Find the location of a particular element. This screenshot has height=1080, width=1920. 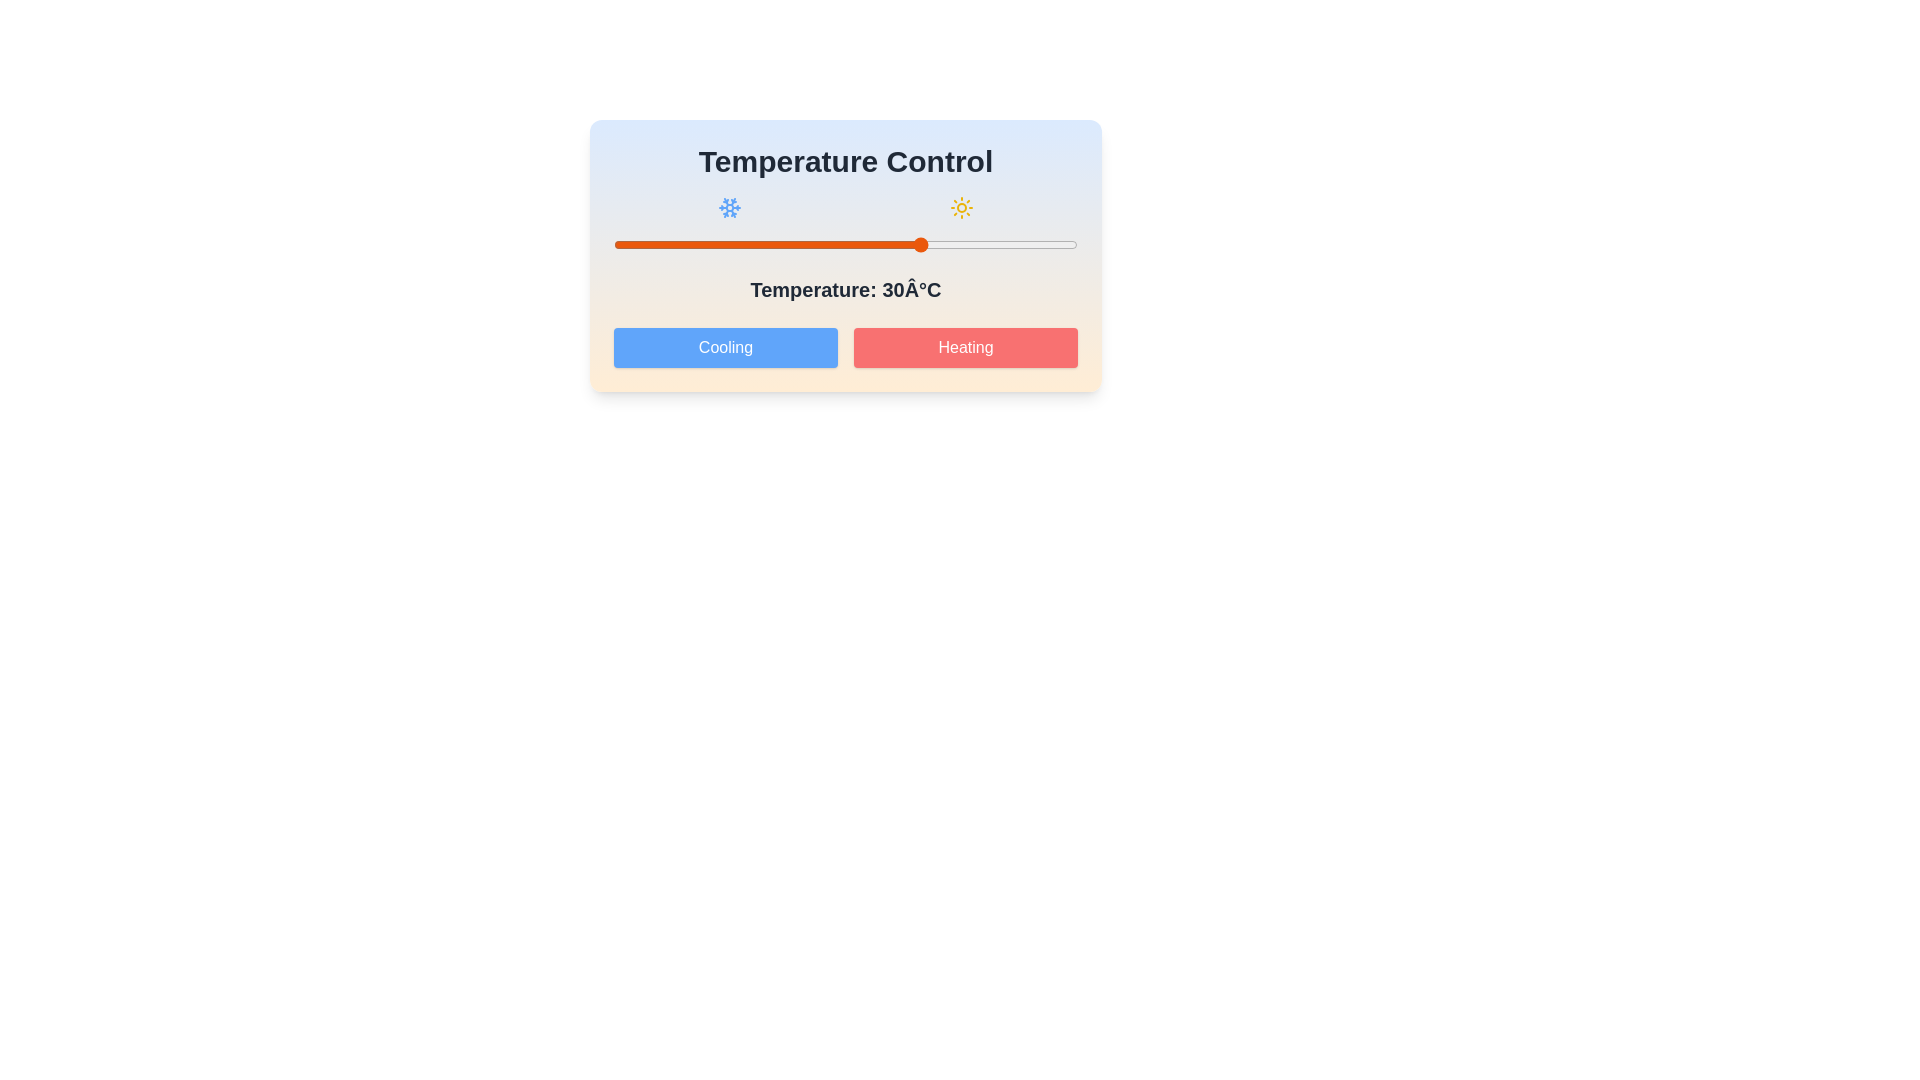

the 'Heating' button is located at coordinates (965, 346).